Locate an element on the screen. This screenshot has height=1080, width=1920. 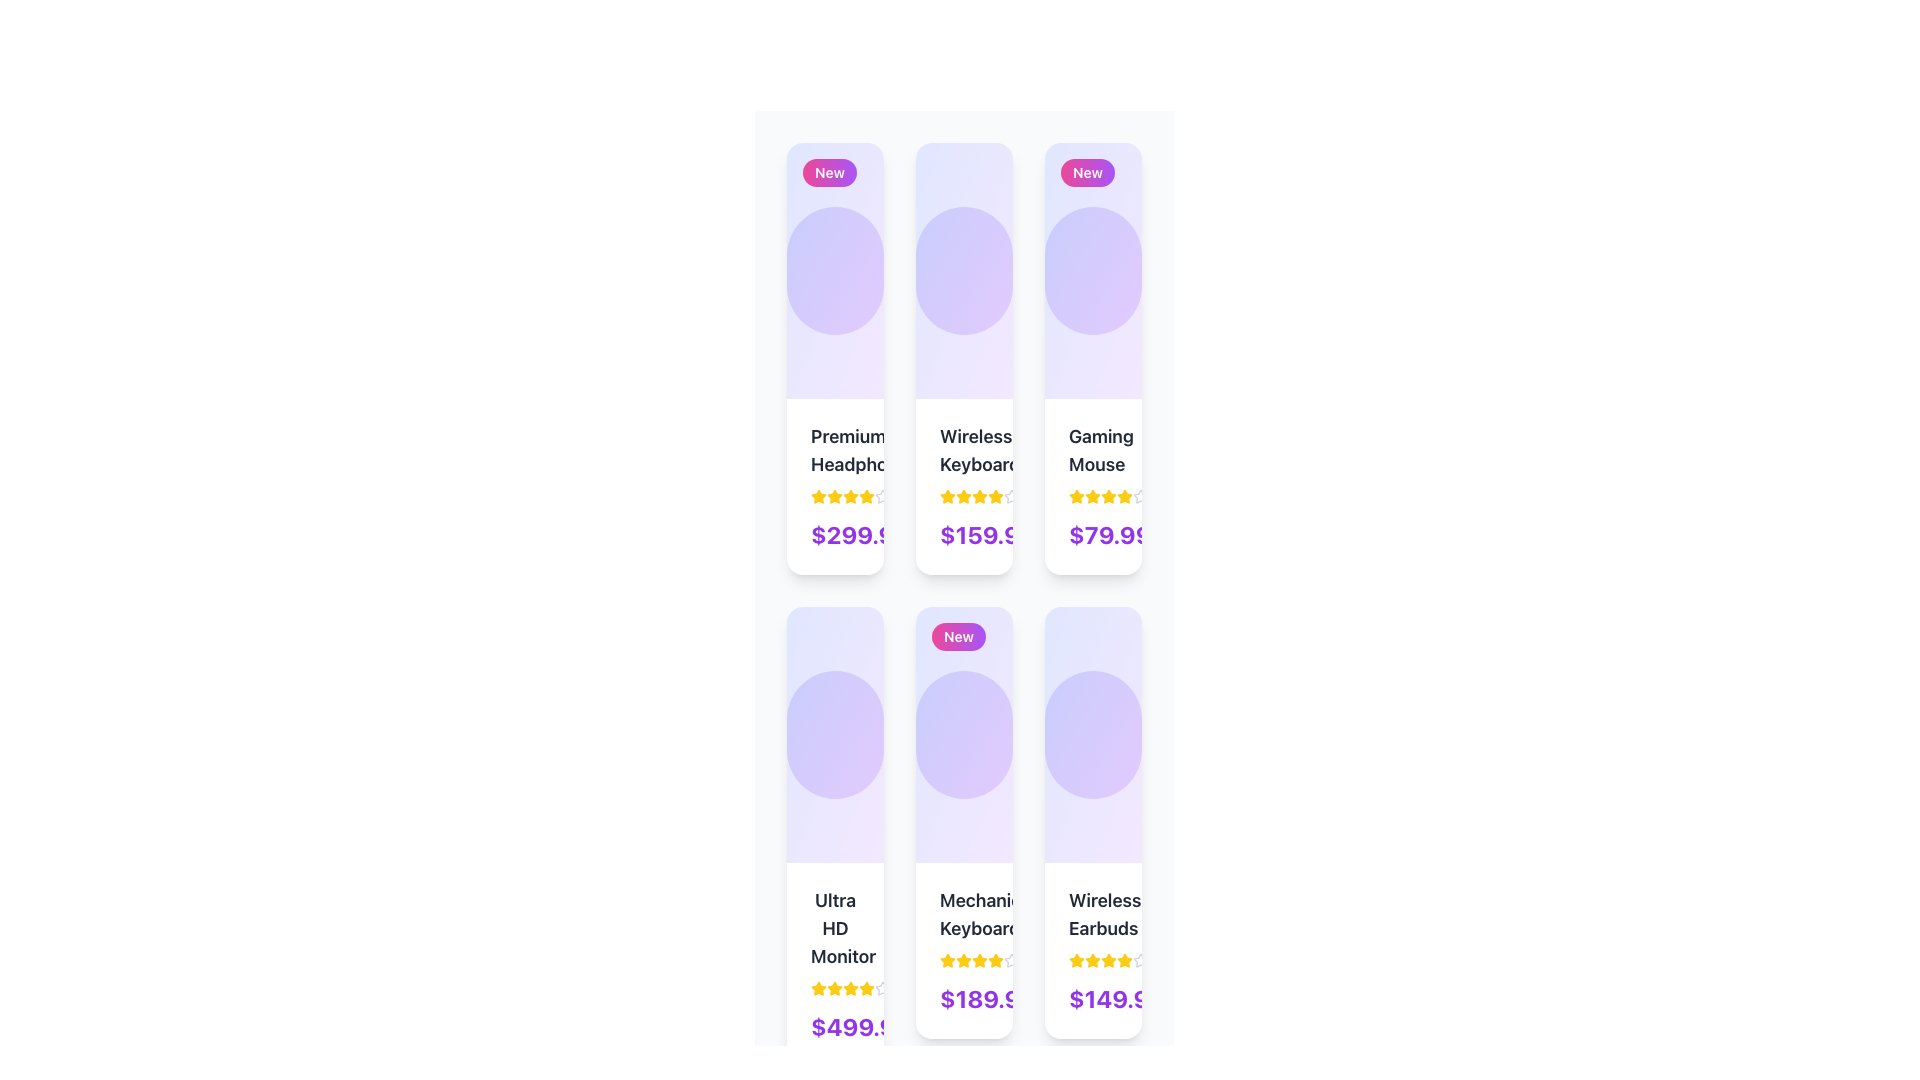
bold purple text label displaying the price '$499.99' located at the bottom section of the product card, directly below the product rating and name is located at coordinates (861, 1026).